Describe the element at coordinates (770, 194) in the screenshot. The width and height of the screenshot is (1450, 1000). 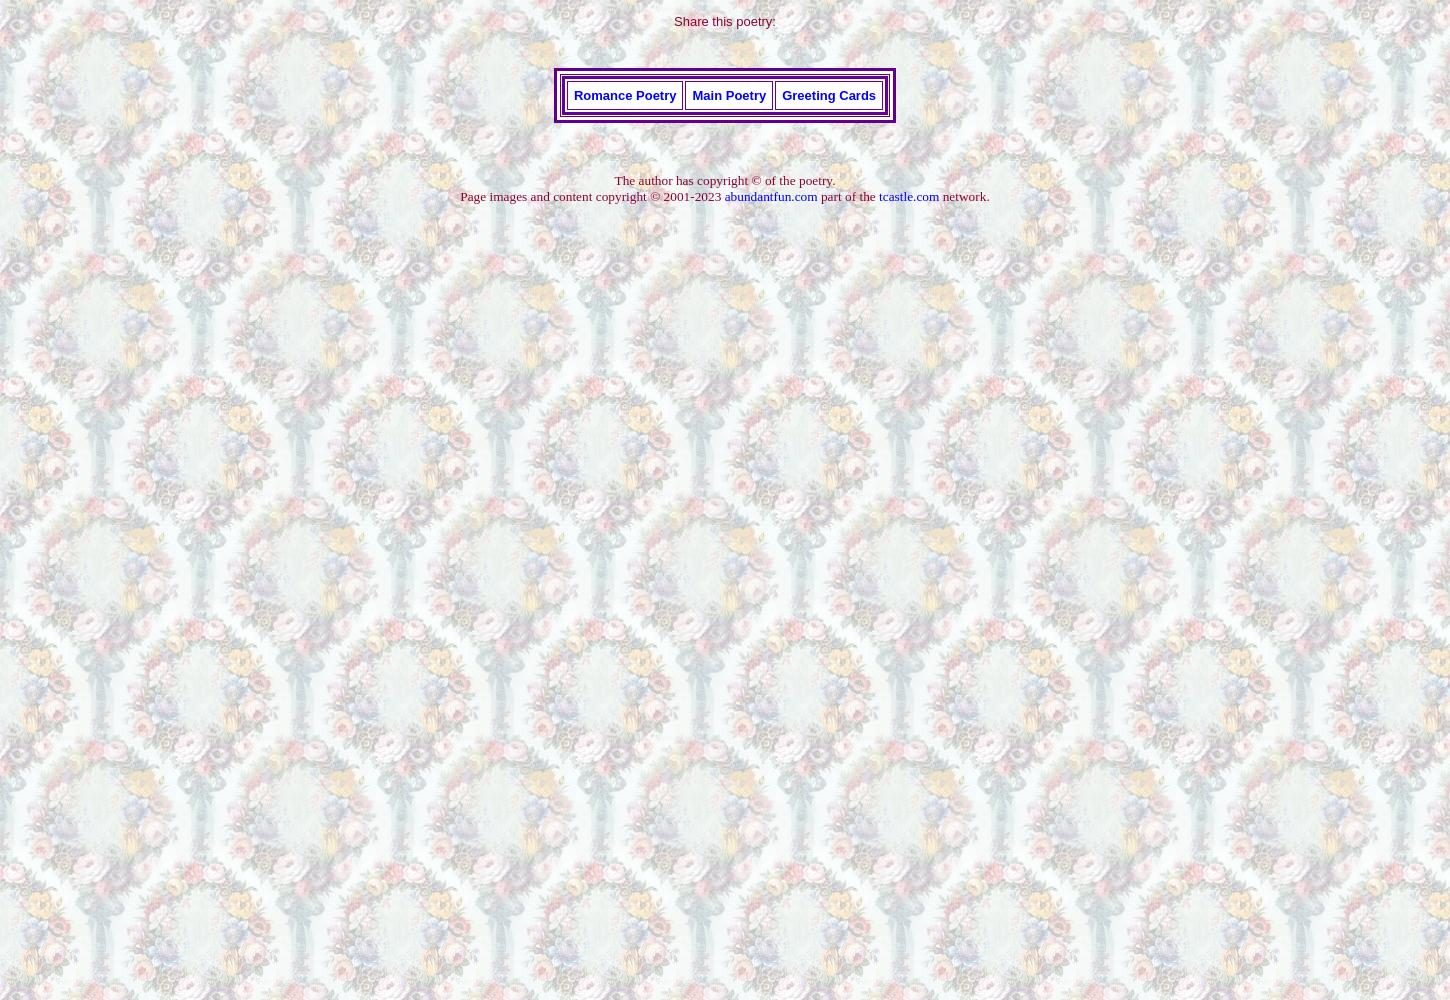
I see `'abundantfun.com'` at that location.